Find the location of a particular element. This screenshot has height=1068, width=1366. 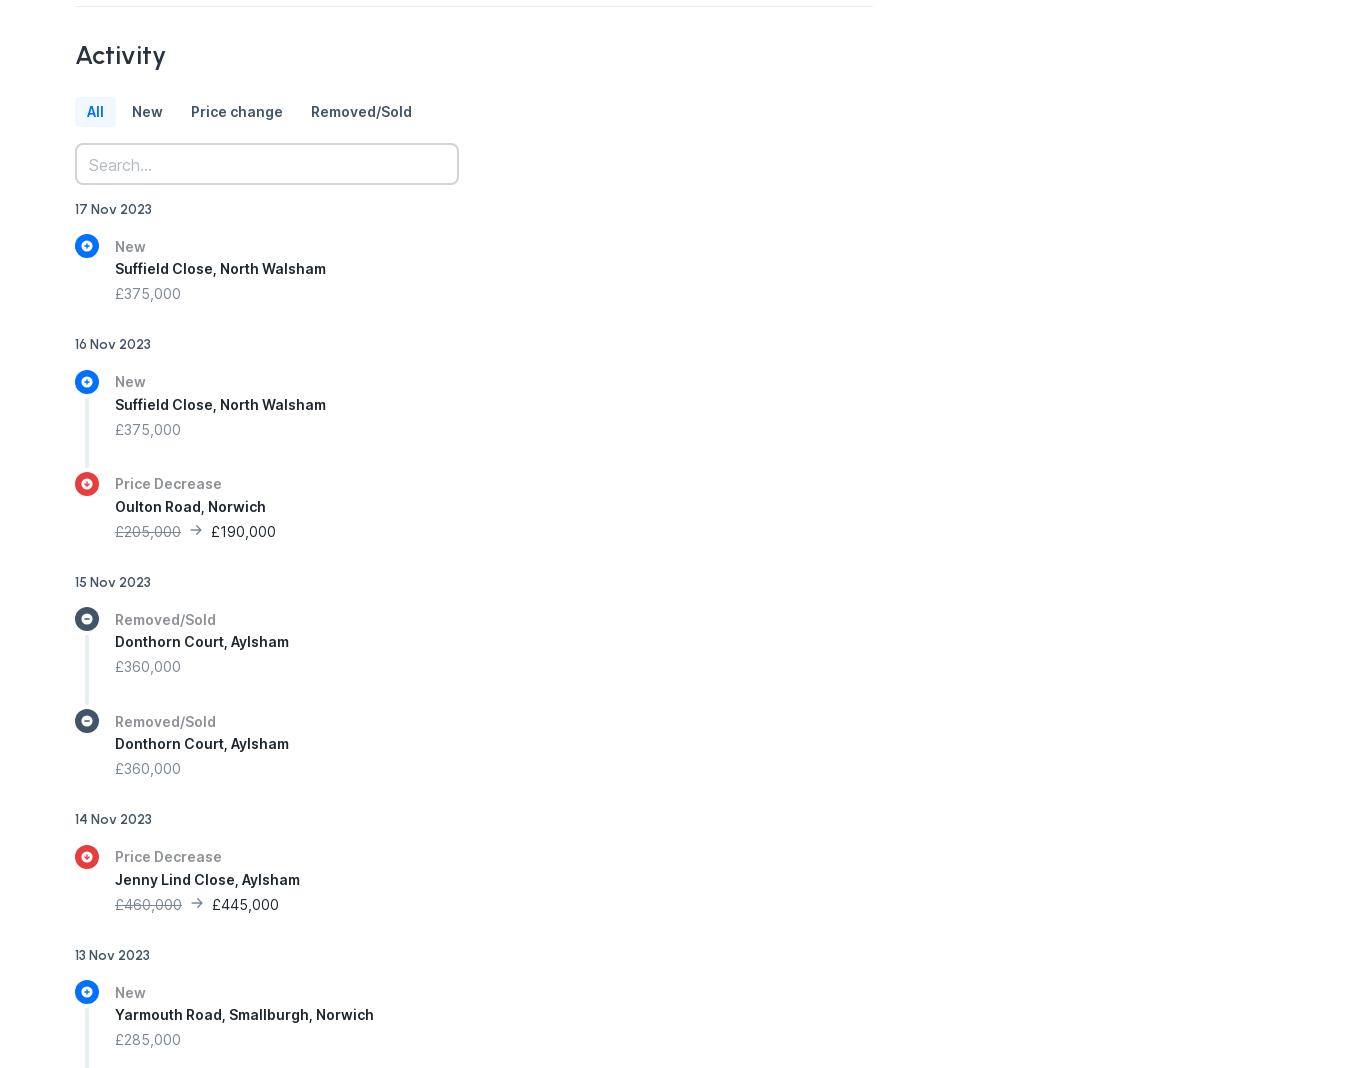

'Oulton Road, Norwich' is located at coordinates (189, 505).